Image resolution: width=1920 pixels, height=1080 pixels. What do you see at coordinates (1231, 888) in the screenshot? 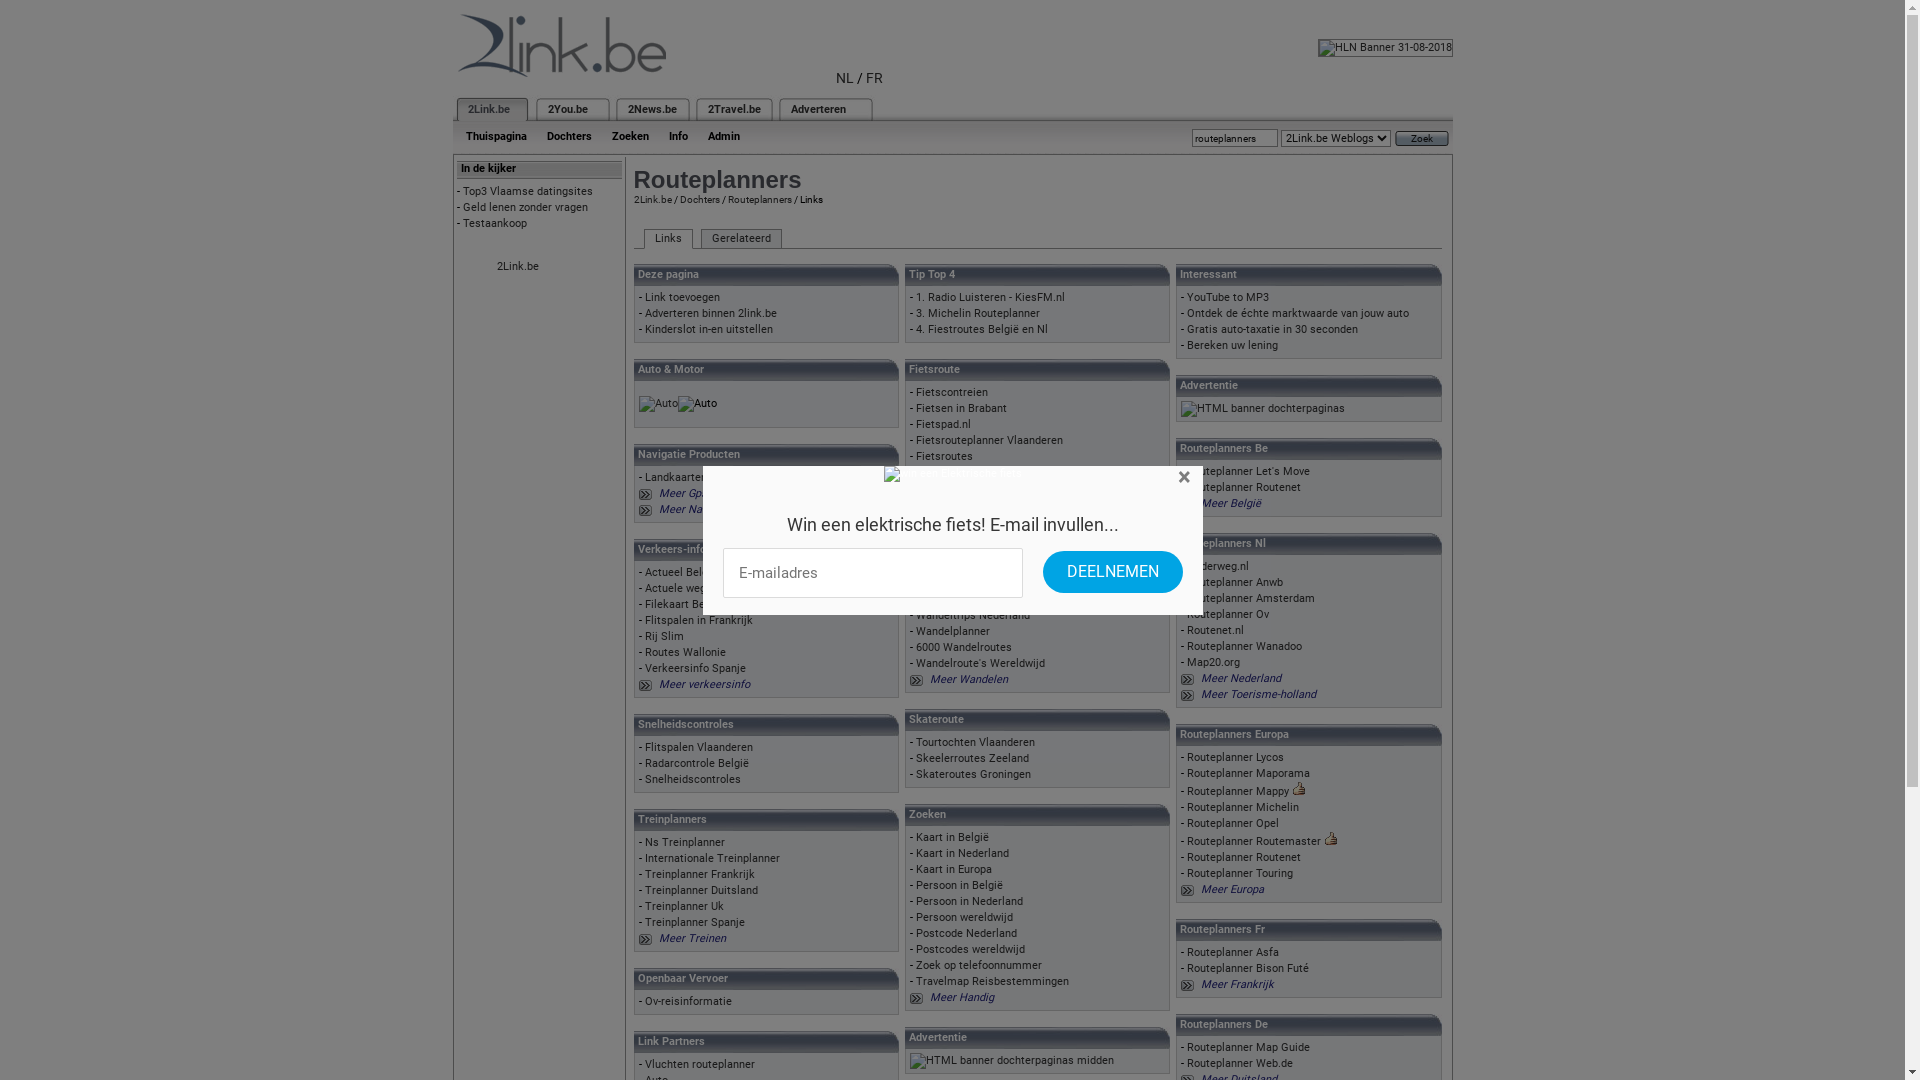
I see `'Meer Europa'` at bounding box center [1231, 888].